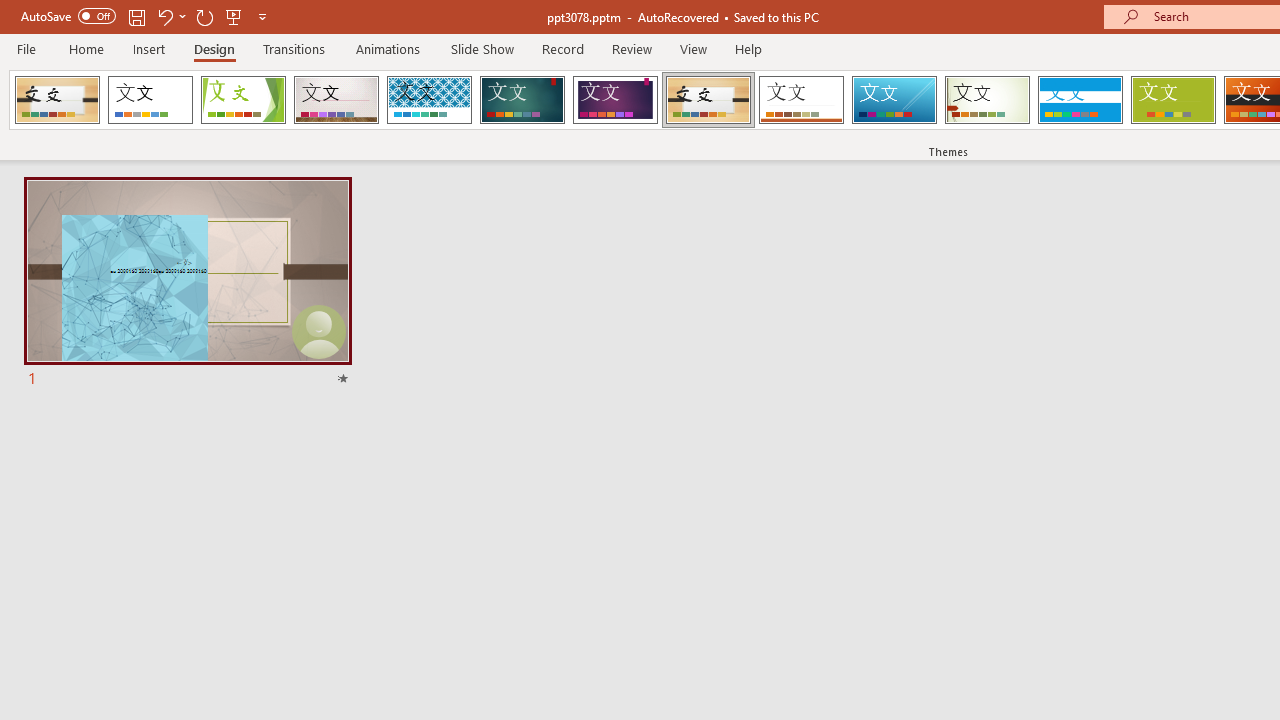 The width and height of the screenshot is (1280, 720). I want to click on 'Facet', so click(242, 100).